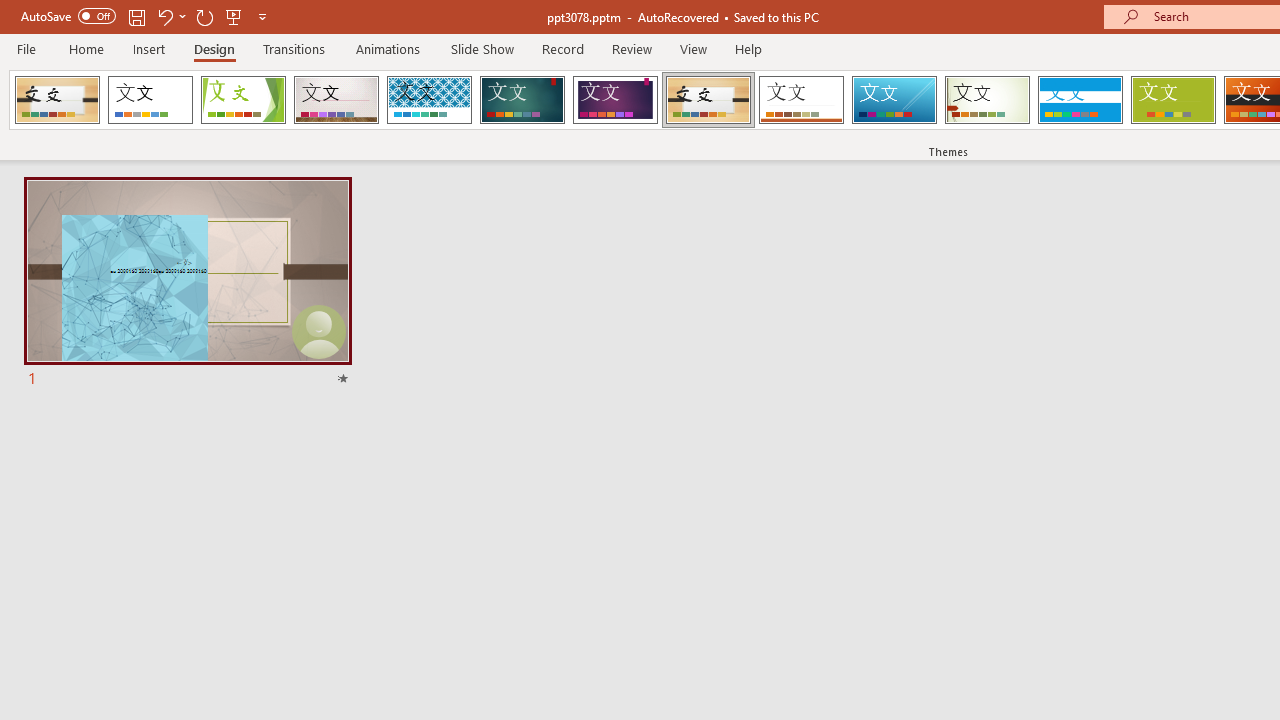 The width and height of the screenshot is (1280, 720). I want to click on 'Facet', so click(242, 100).